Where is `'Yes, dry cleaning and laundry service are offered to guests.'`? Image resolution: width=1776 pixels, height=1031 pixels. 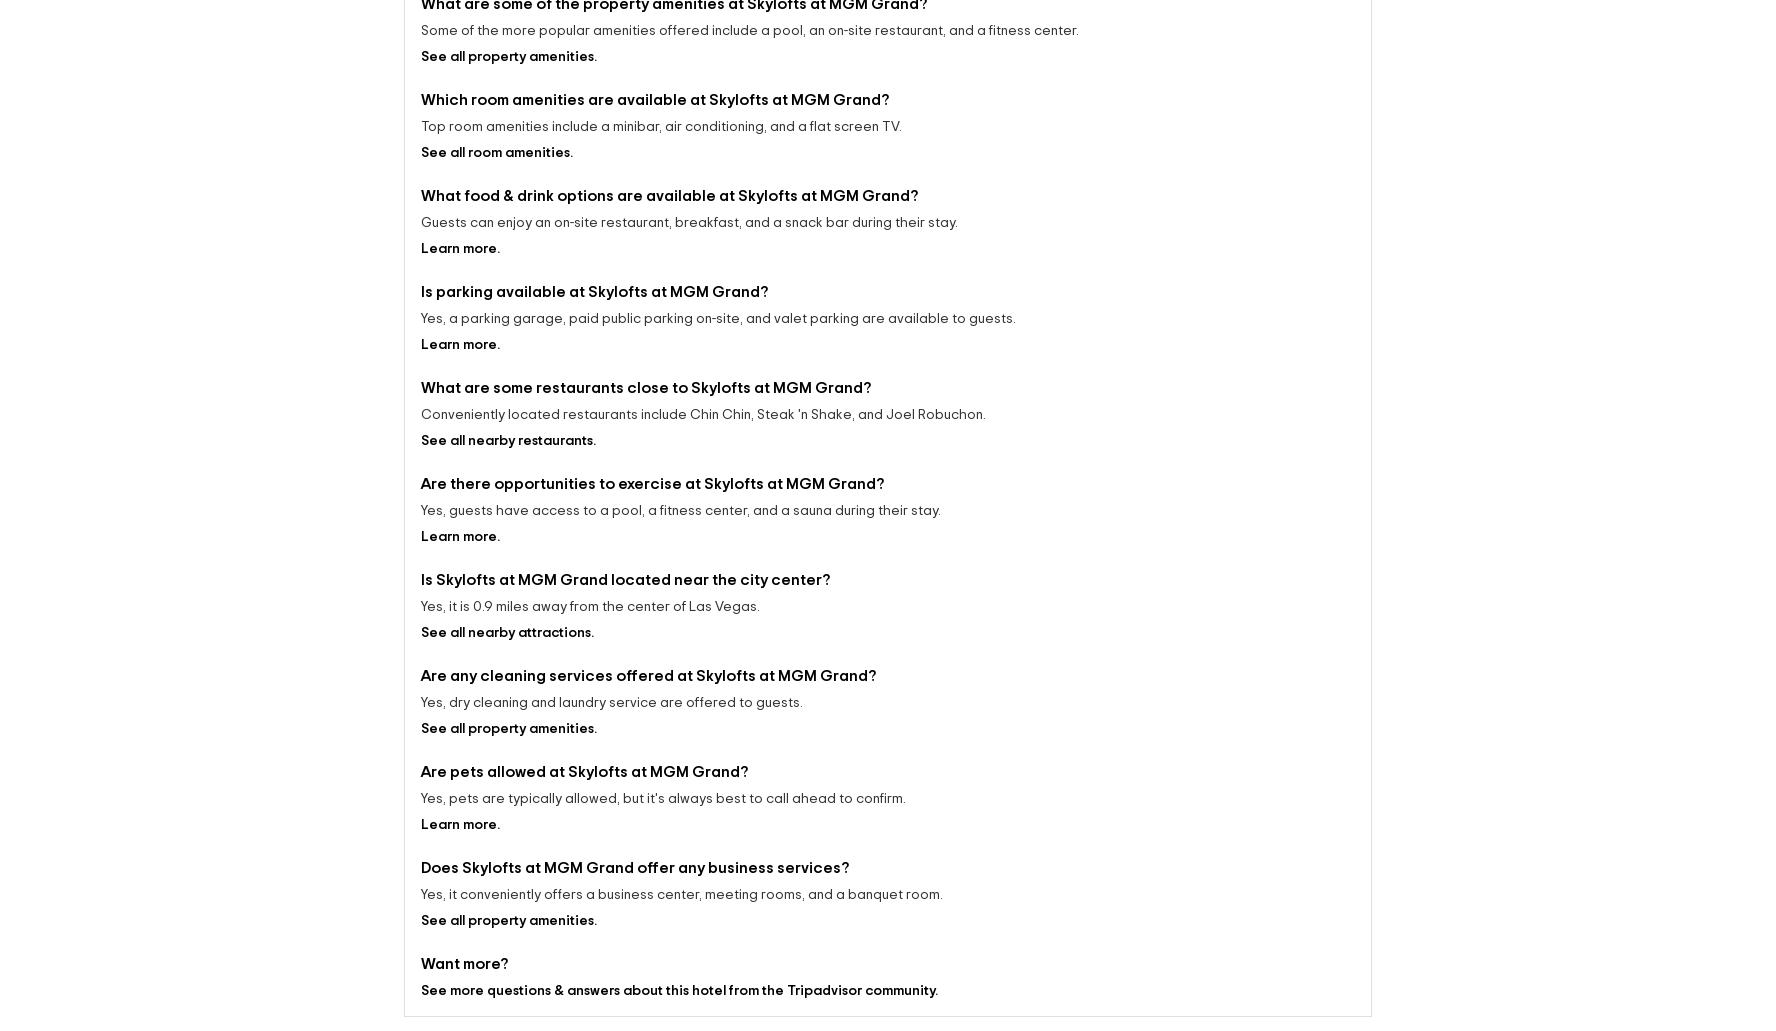
'Yes, dry cleaning and laundry service are offered to guests.' is located at coordinates (611, 684).